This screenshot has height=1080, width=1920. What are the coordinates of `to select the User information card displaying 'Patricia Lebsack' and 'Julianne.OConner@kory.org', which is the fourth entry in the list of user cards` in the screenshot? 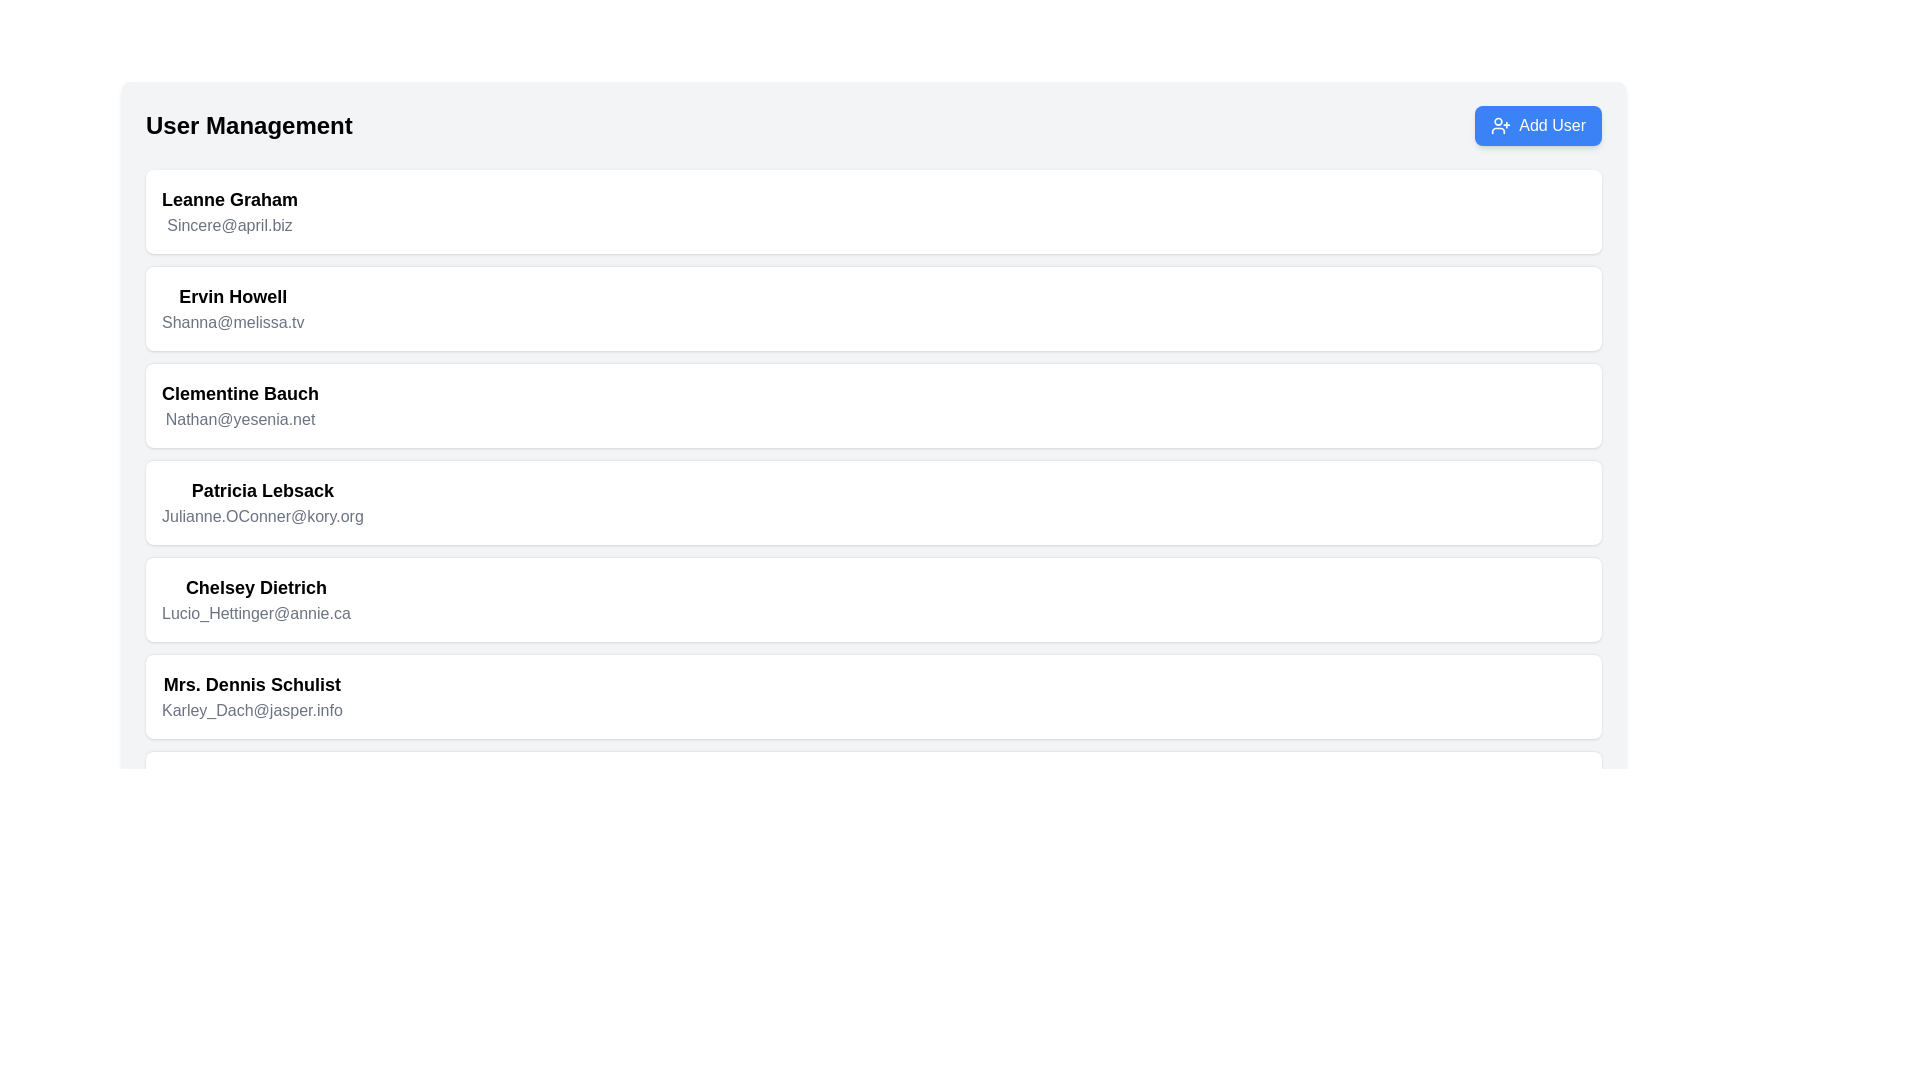 It's located at (873, 501).